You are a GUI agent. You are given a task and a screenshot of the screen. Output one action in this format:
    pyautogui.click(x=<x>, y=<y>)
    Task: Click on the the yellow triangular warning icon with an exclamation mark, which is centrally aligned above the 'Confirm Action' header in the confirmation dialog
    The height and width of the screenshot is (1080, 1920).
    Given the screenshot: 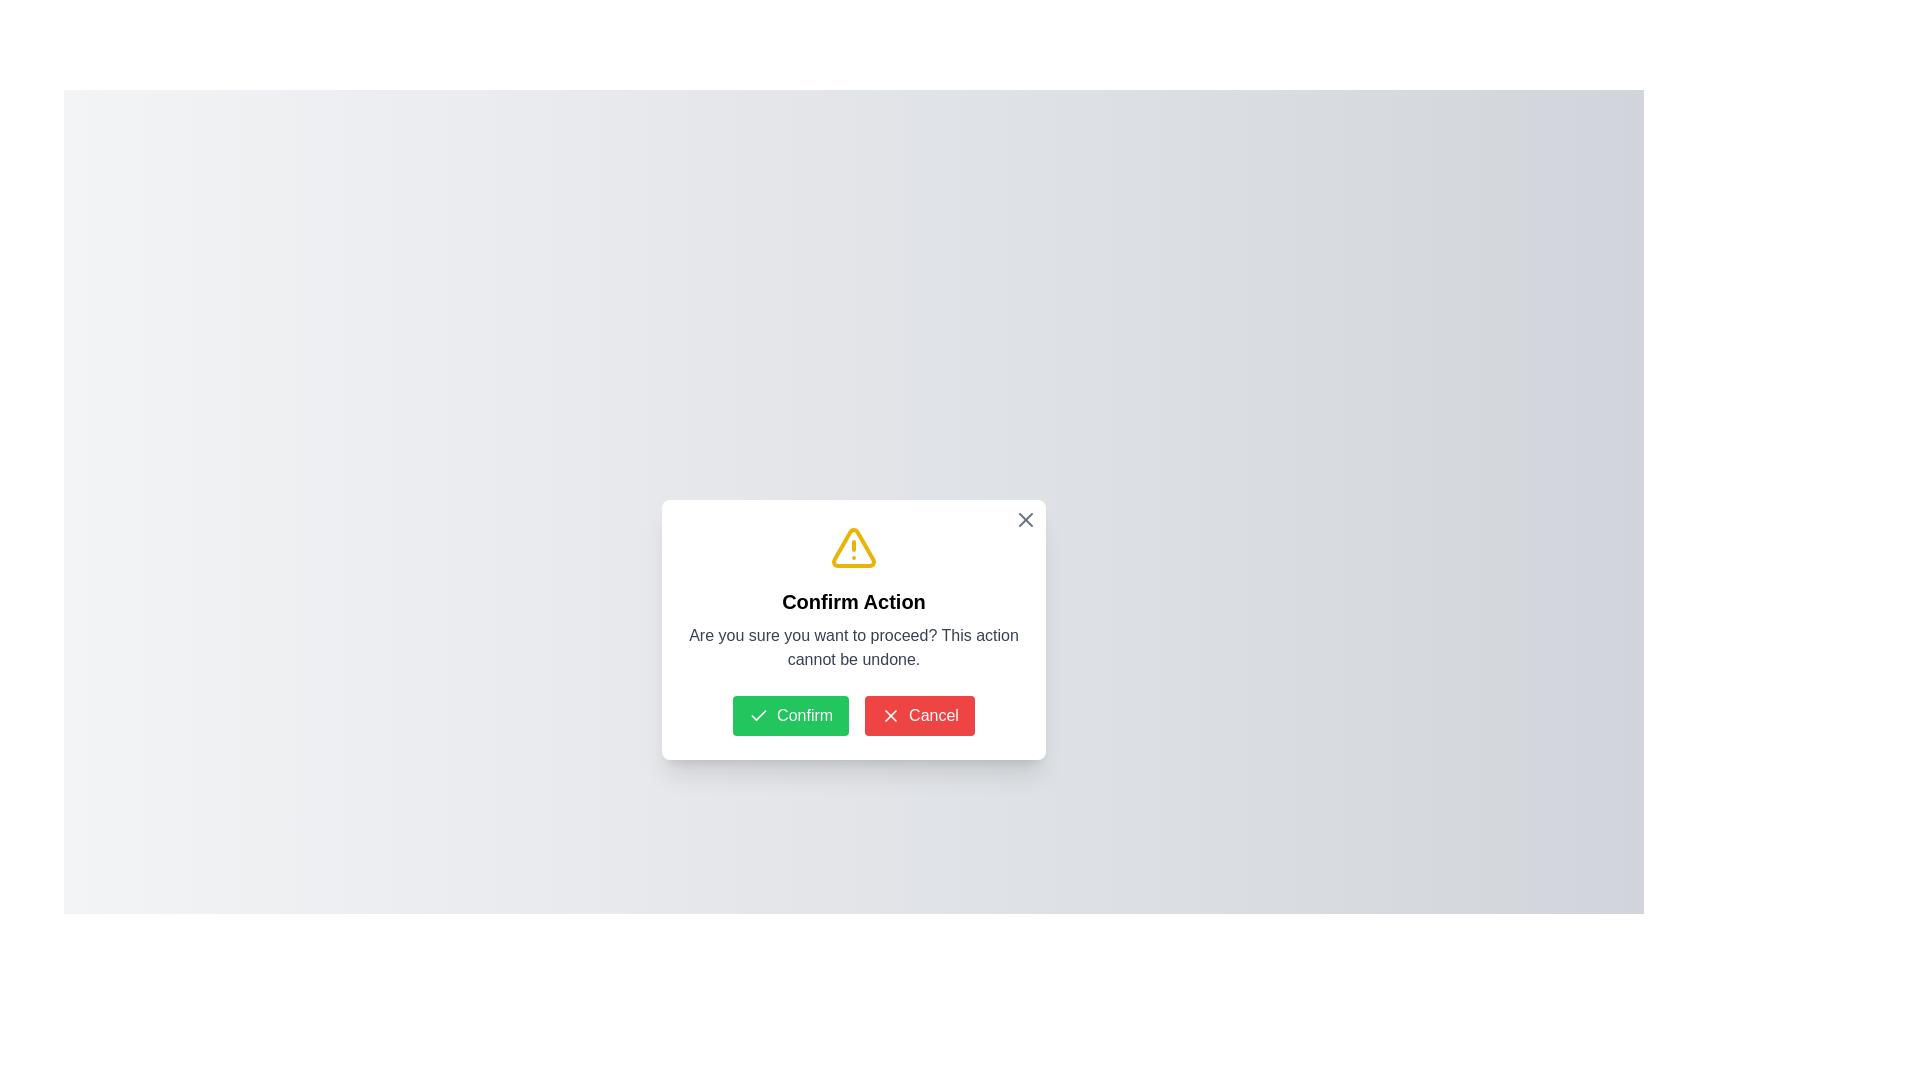 What is the action you would take?
    pyautogui.click(x=854, y=547)
    